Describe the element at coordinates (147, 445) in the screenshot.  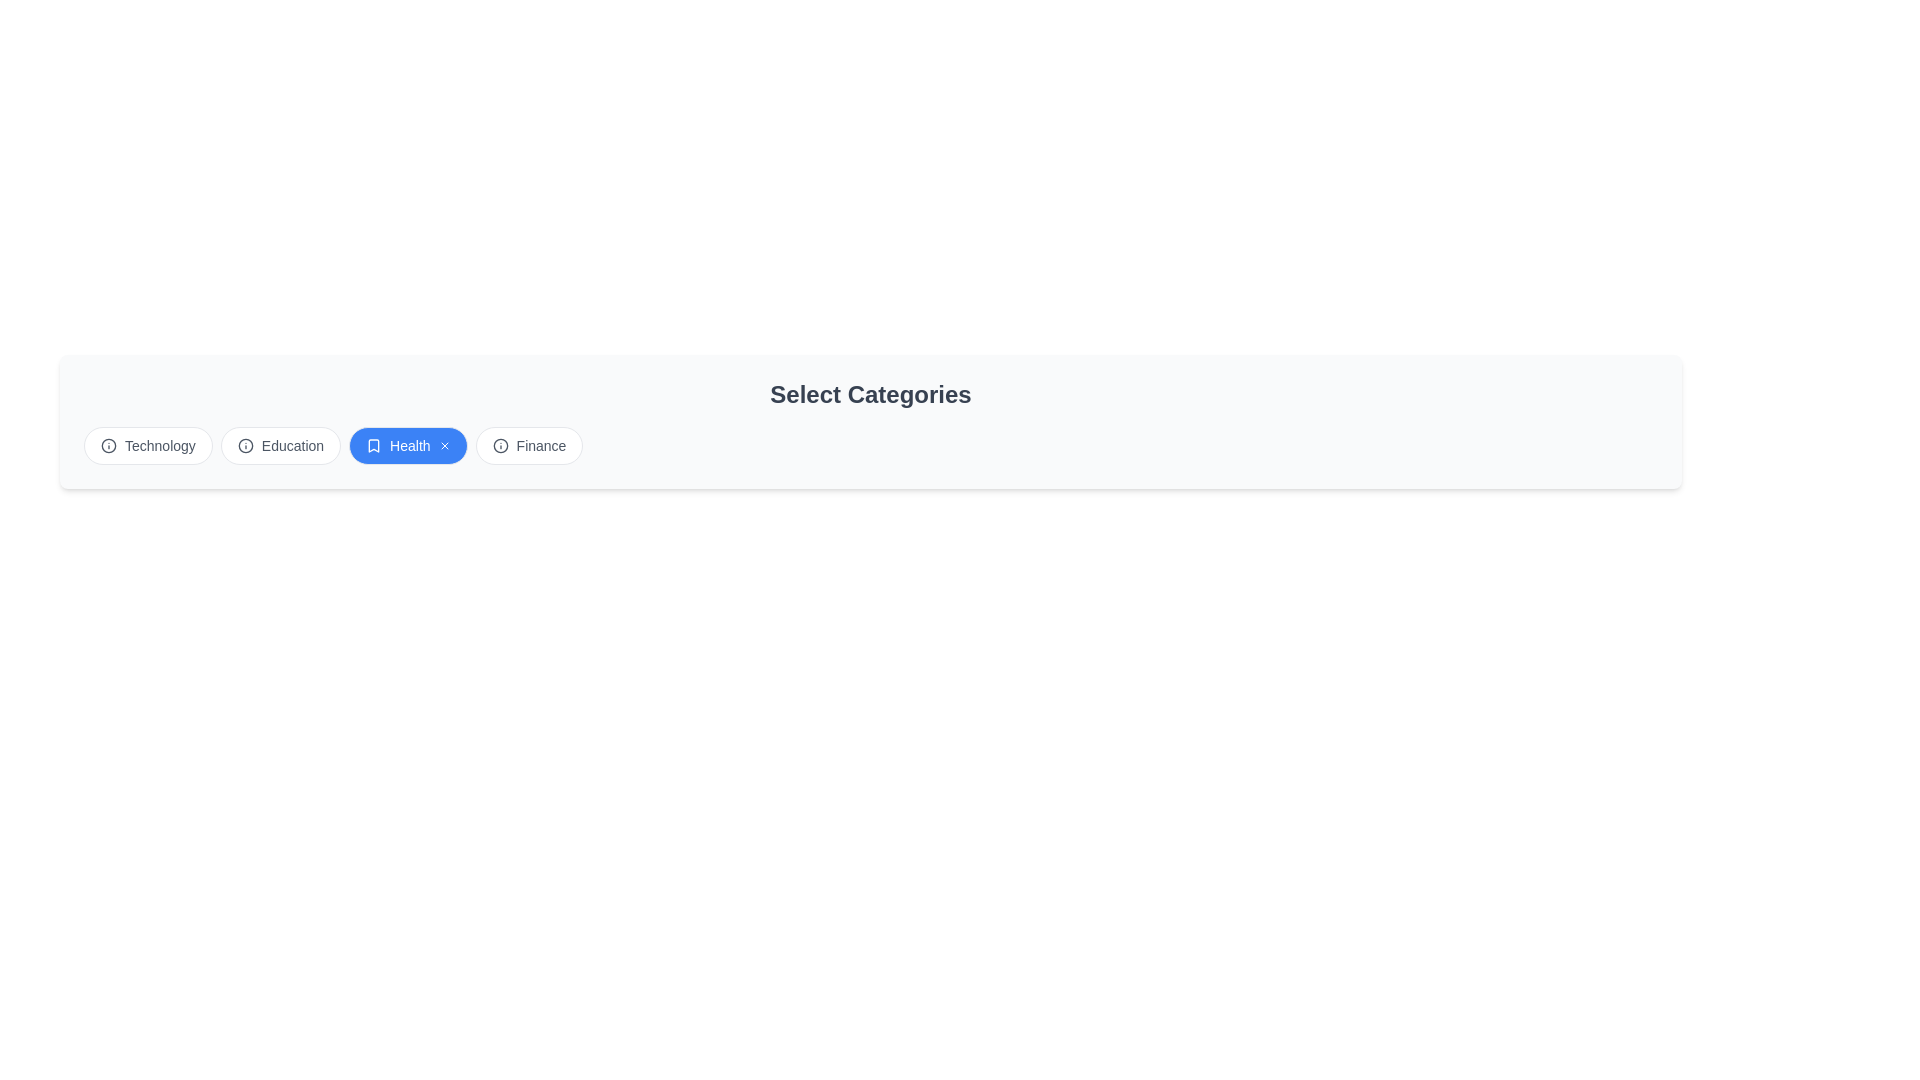
I see `the category Technology by clicking on its chip` at that location.